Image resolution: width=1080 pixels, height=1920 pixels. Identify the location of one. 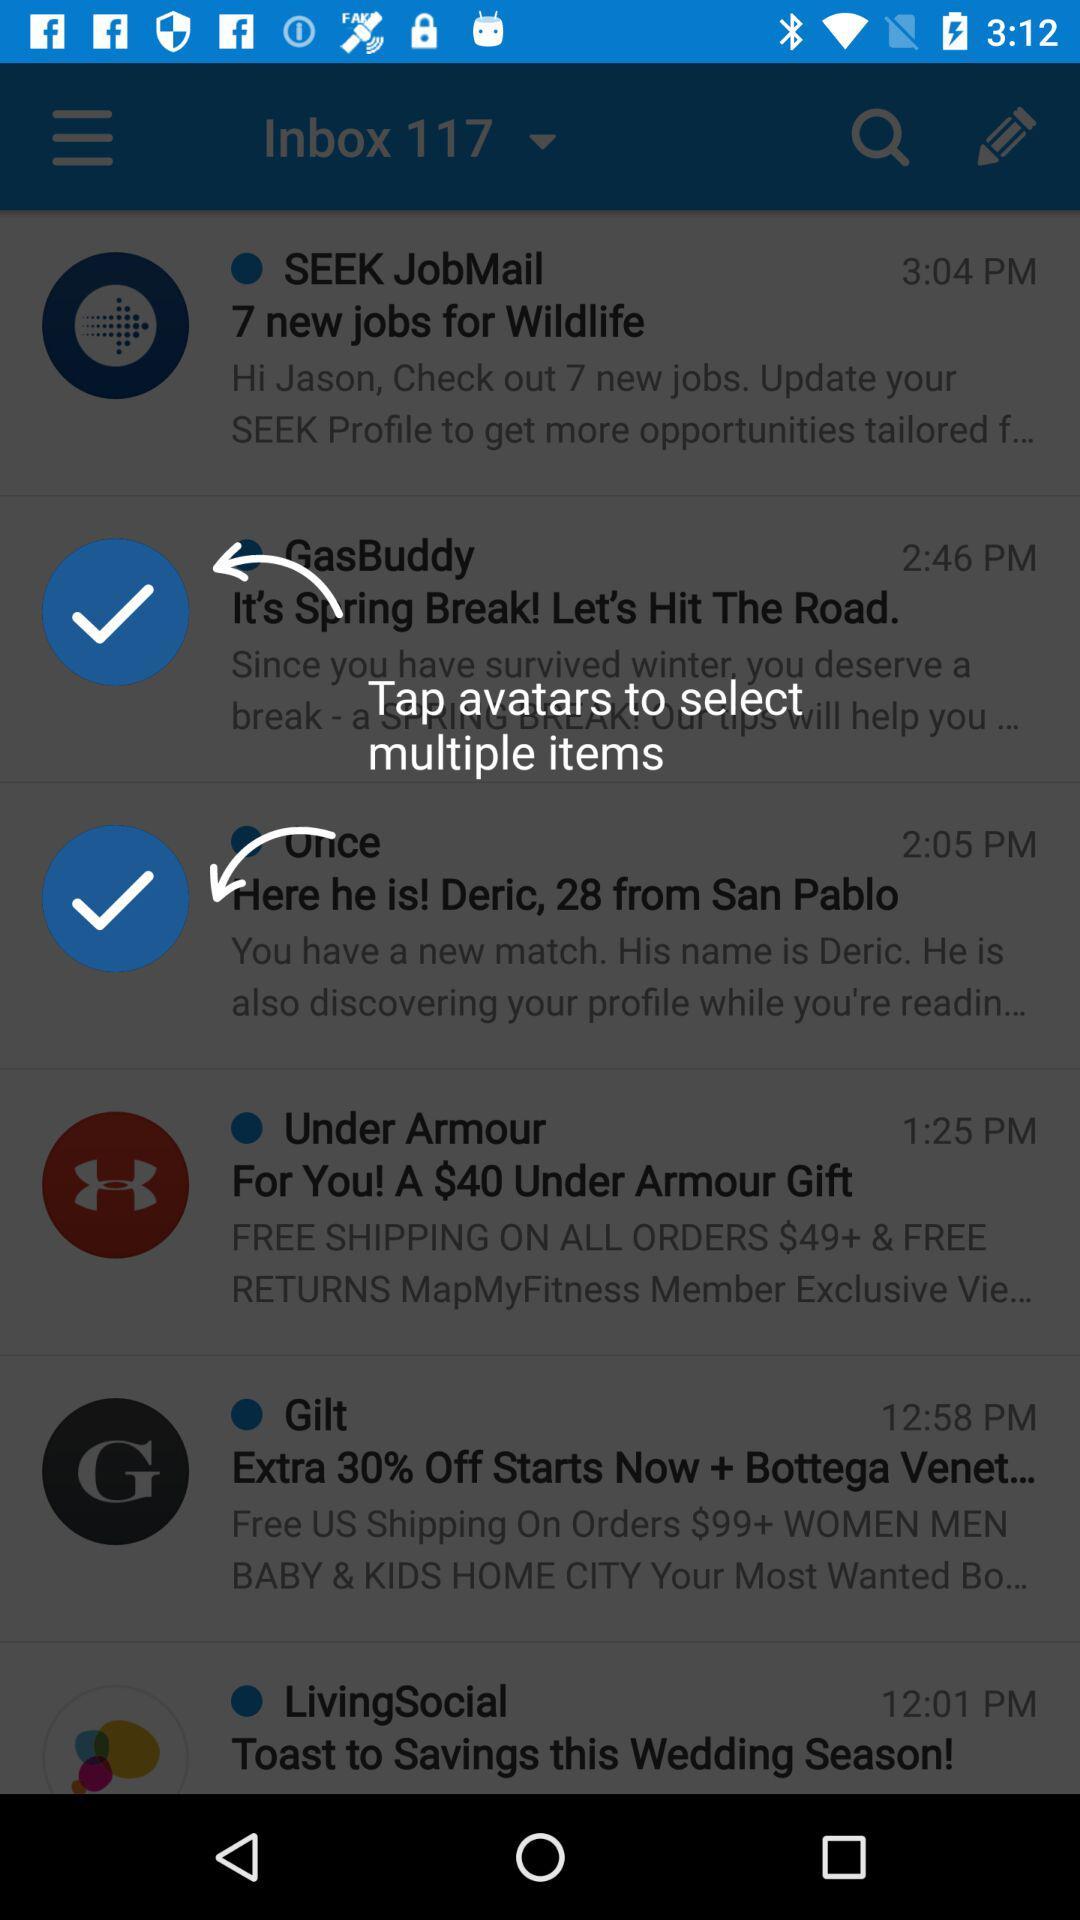
(115, 610).